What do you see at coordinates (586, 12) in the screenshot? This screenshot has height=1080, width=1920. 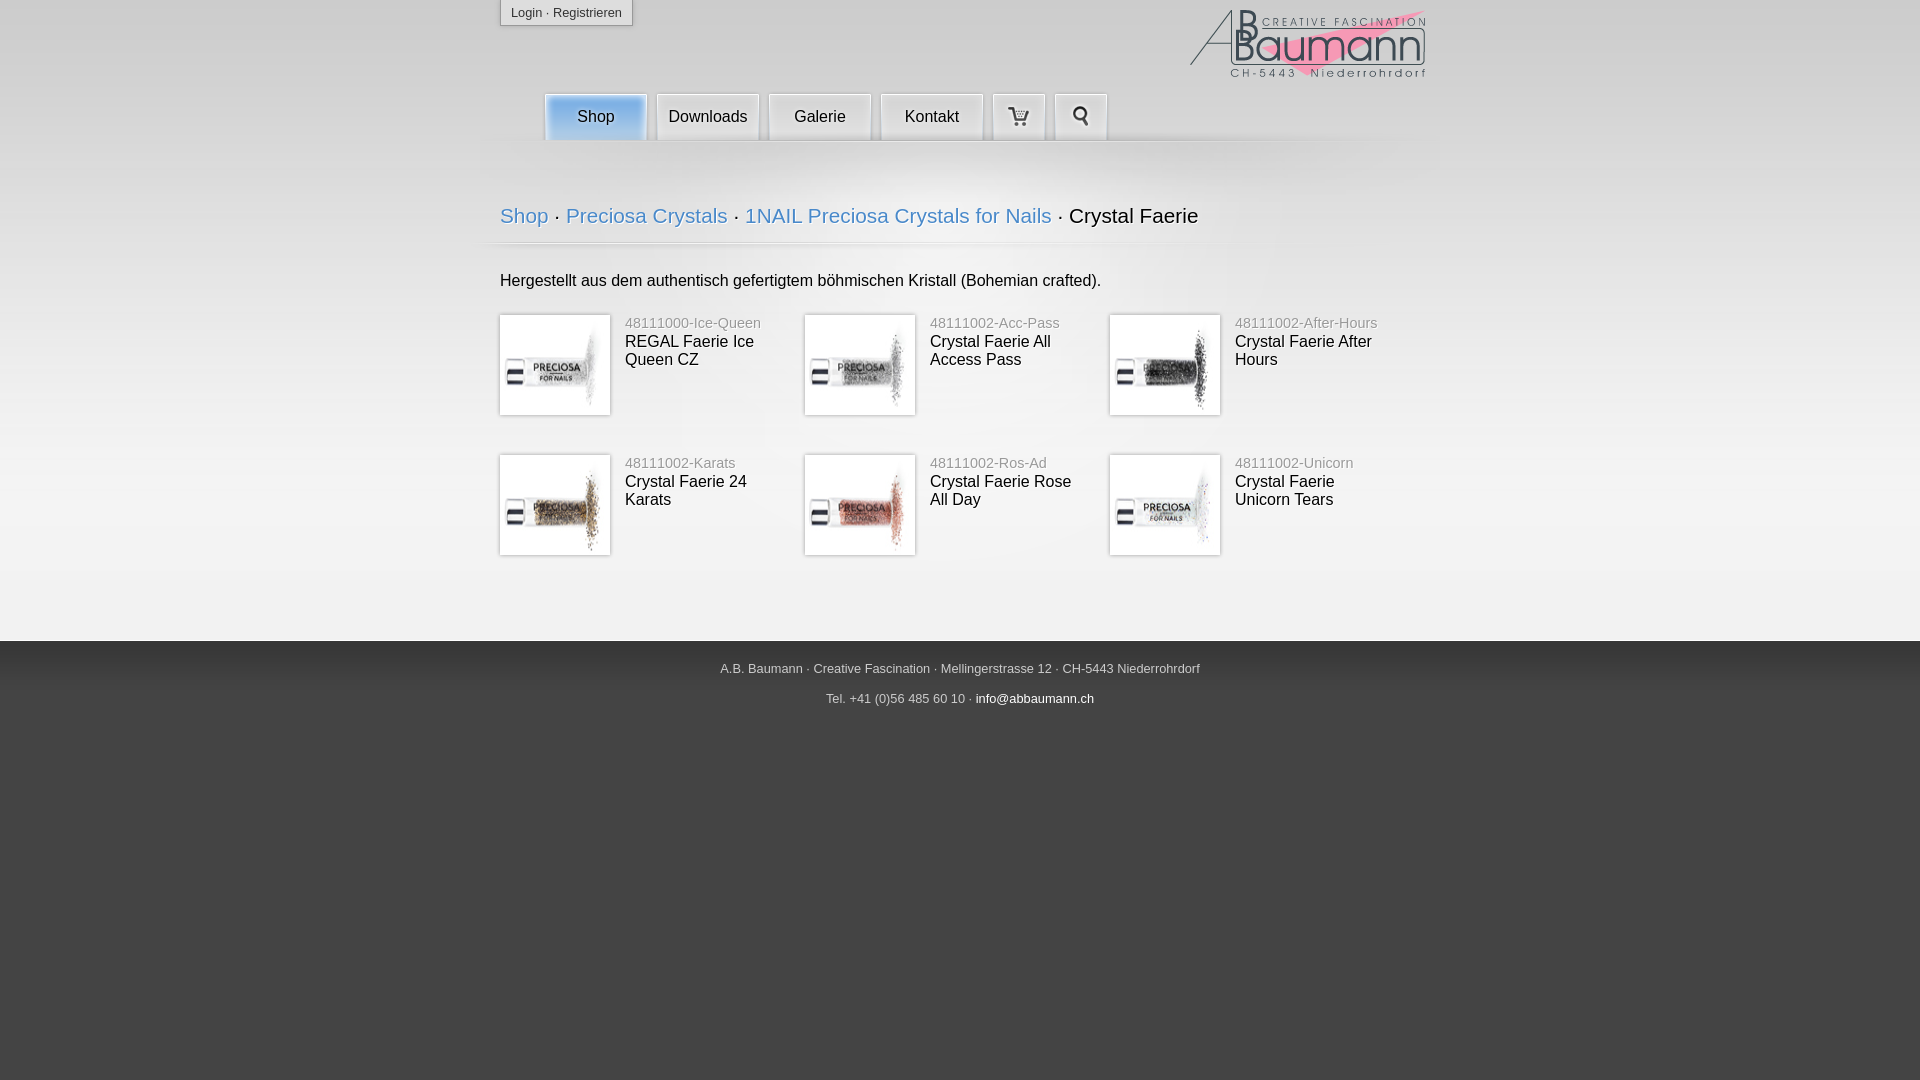 I see `'Registrieren'` at bounding box center [586, 12].